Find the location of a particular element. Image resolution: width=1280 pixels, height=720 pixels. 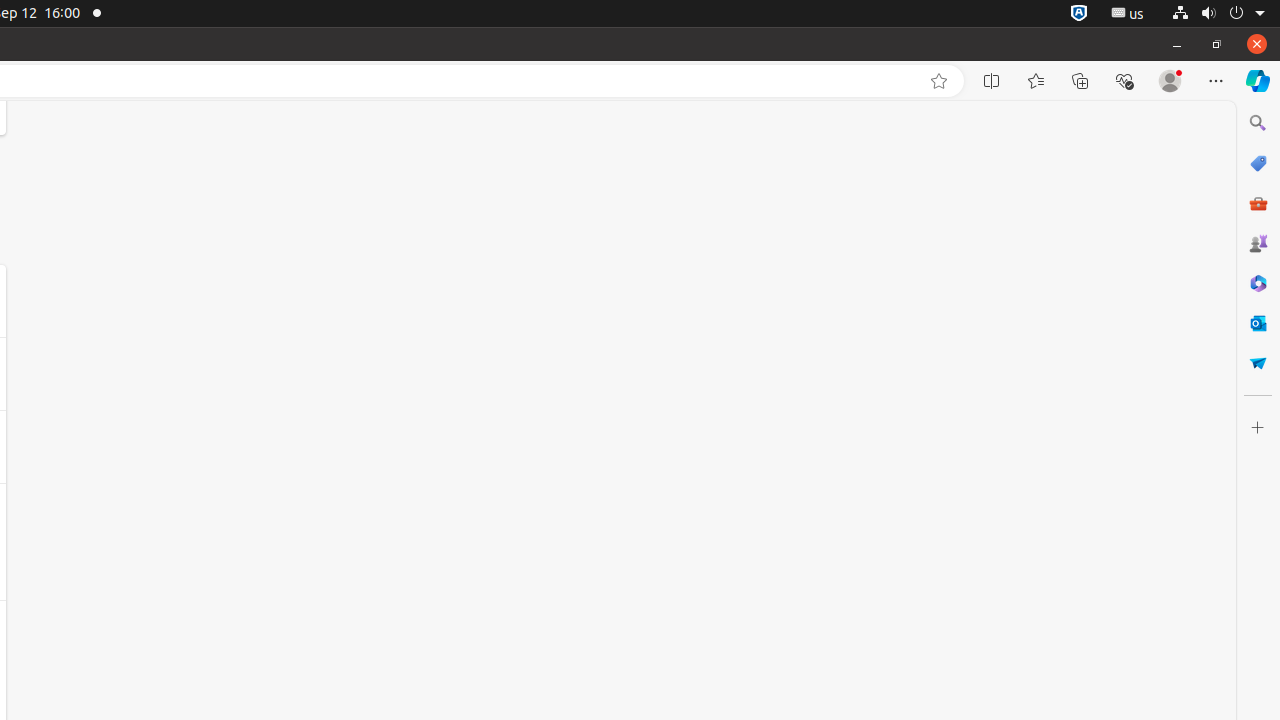

'Settings and more (Alt+F)' is located at coordinates (1215, 80).